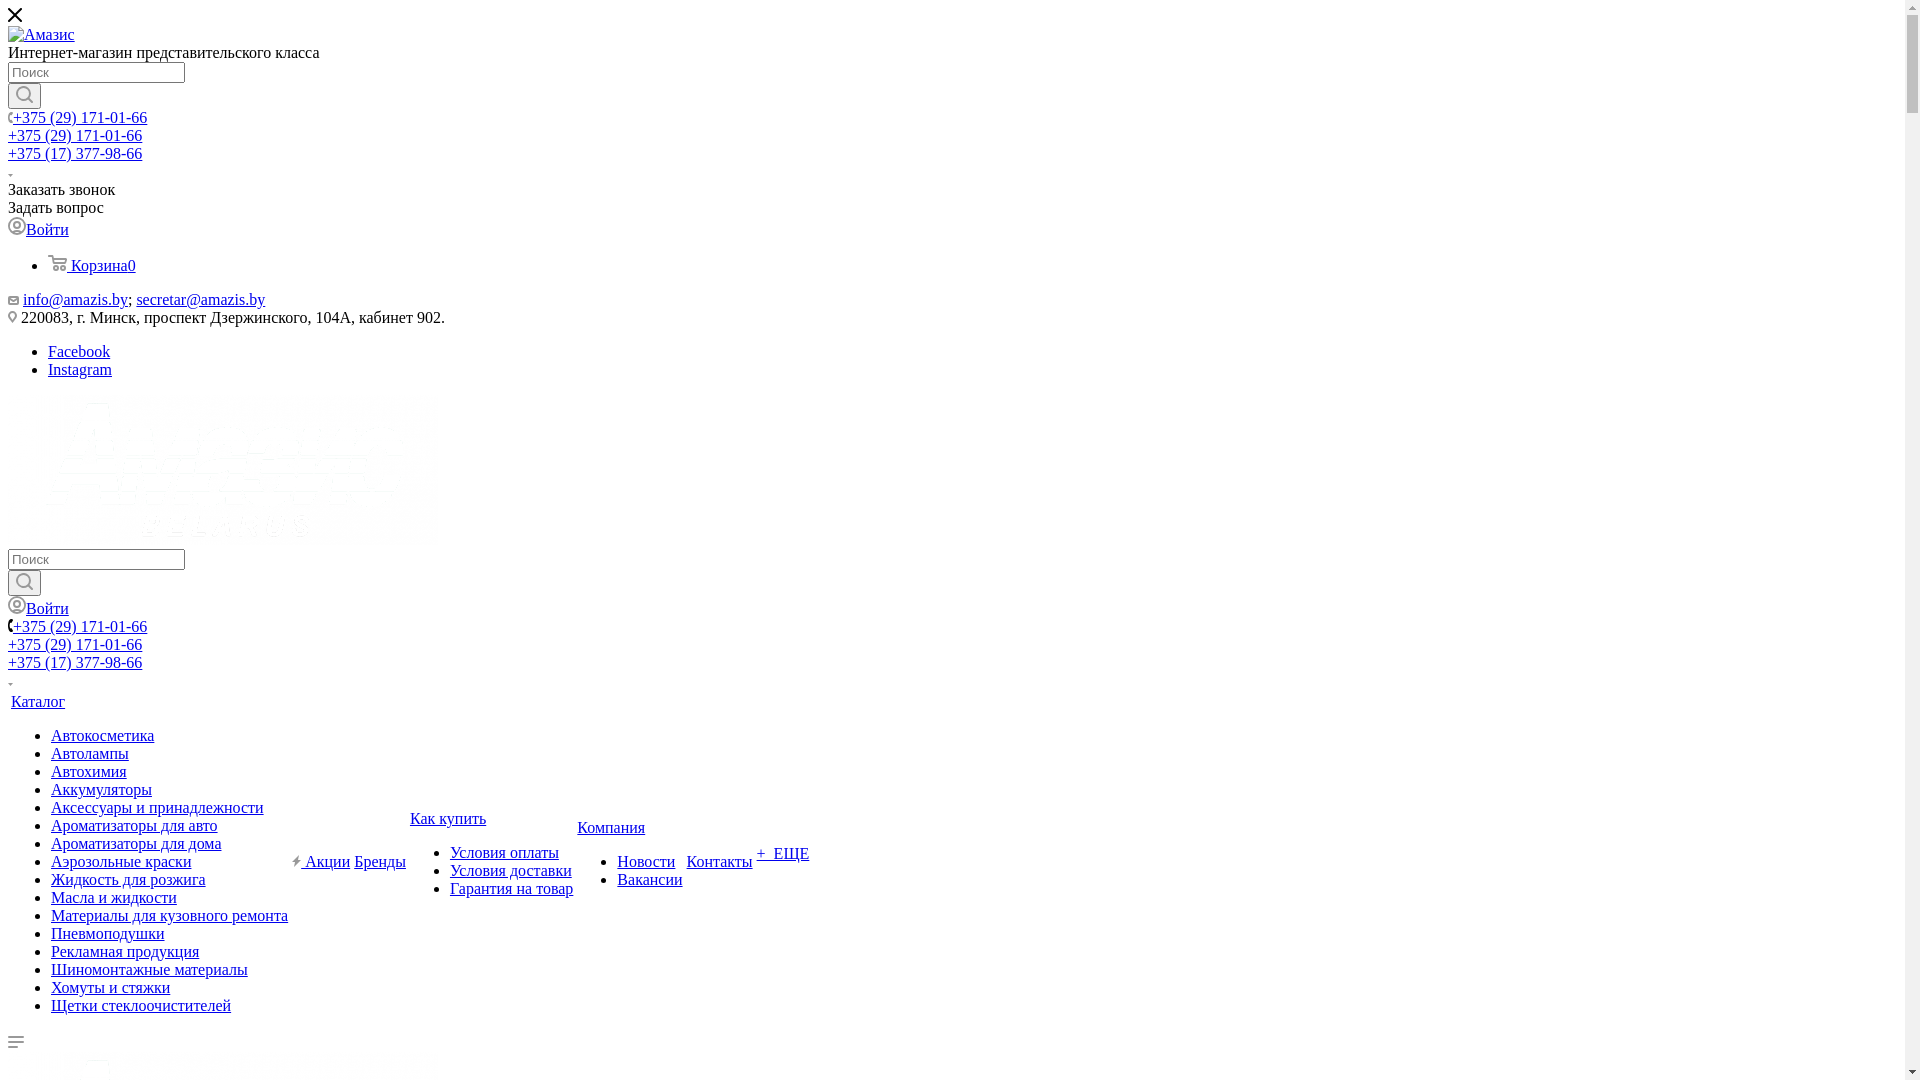 This screenshot has height=1080, width=1920. Describe the element at coordinates (200, 299) in the screenshot. I see `'secretar@amazis.by'` at that location.